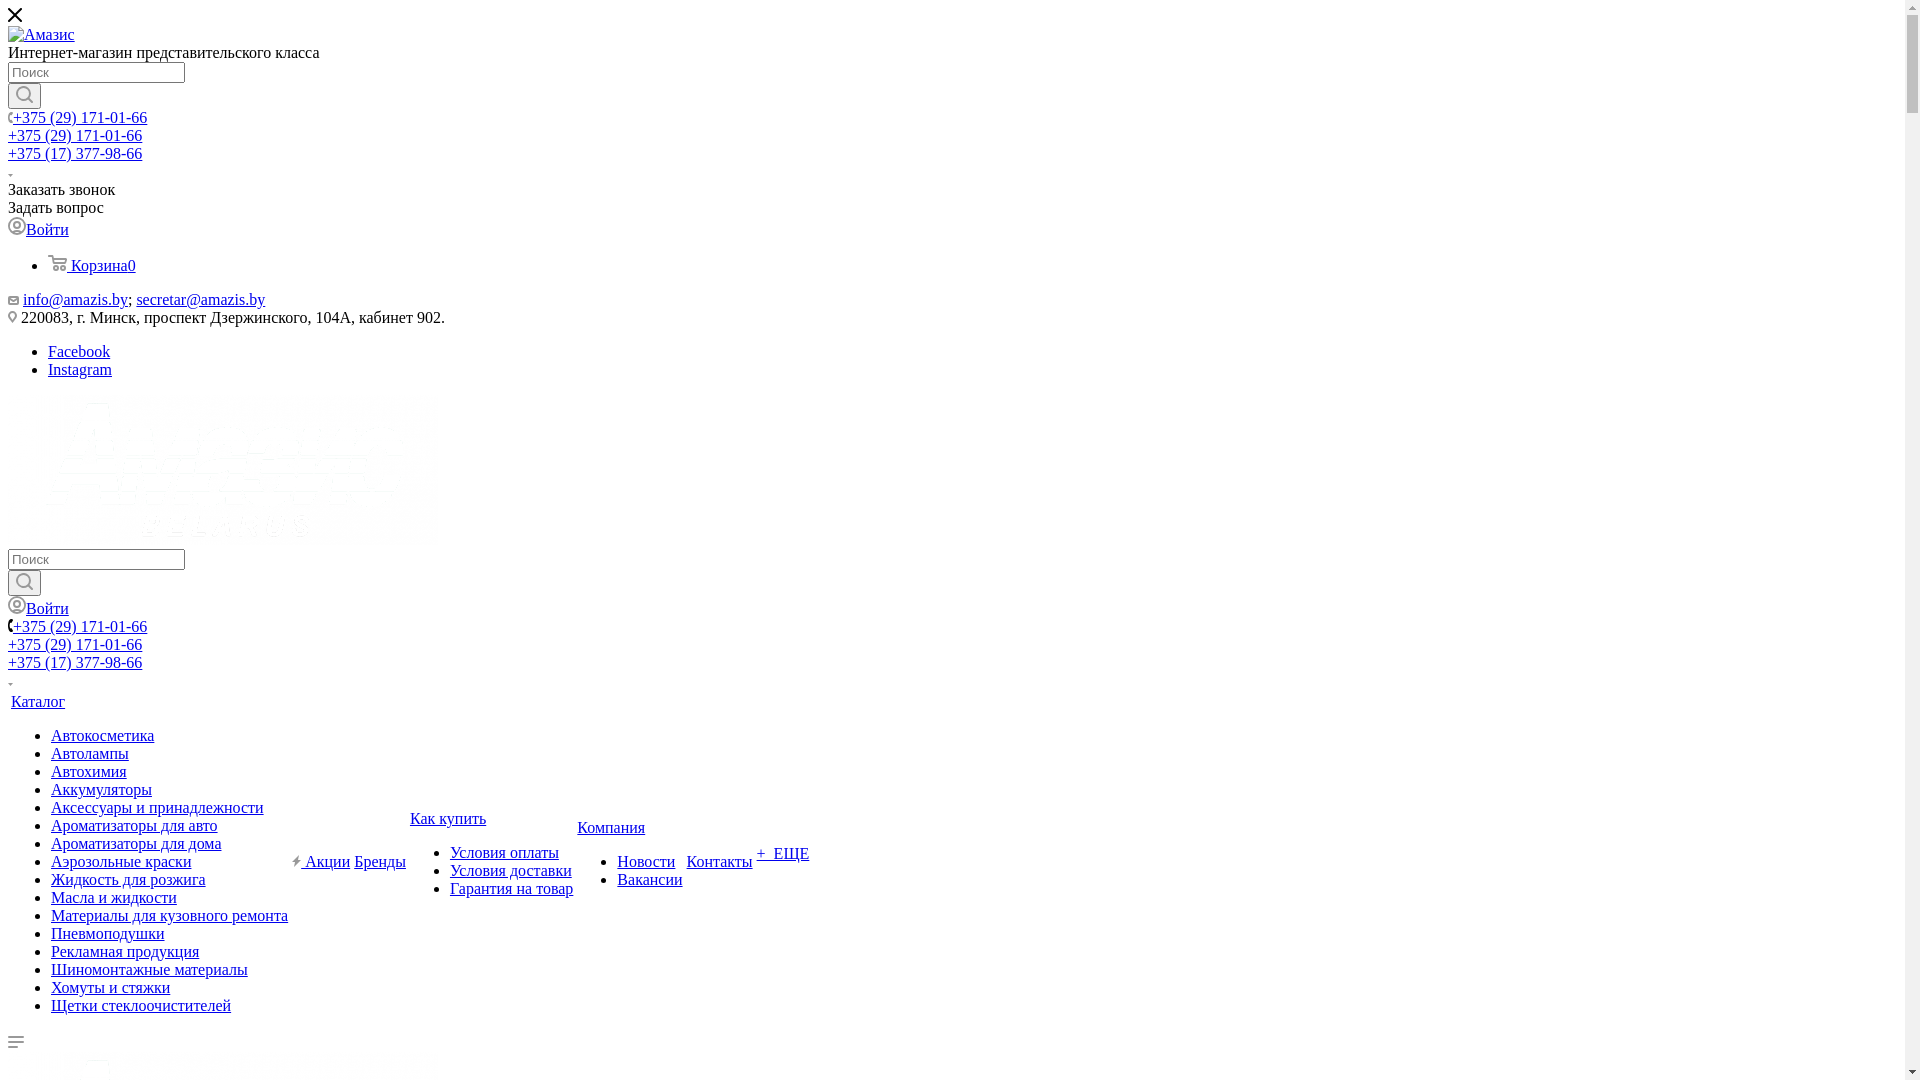 This screenshot has height=1080, width=1920. Describe the element at coordinates (200, 299) in the screenshot. I see `'secretar@amazis.by'` at that location.